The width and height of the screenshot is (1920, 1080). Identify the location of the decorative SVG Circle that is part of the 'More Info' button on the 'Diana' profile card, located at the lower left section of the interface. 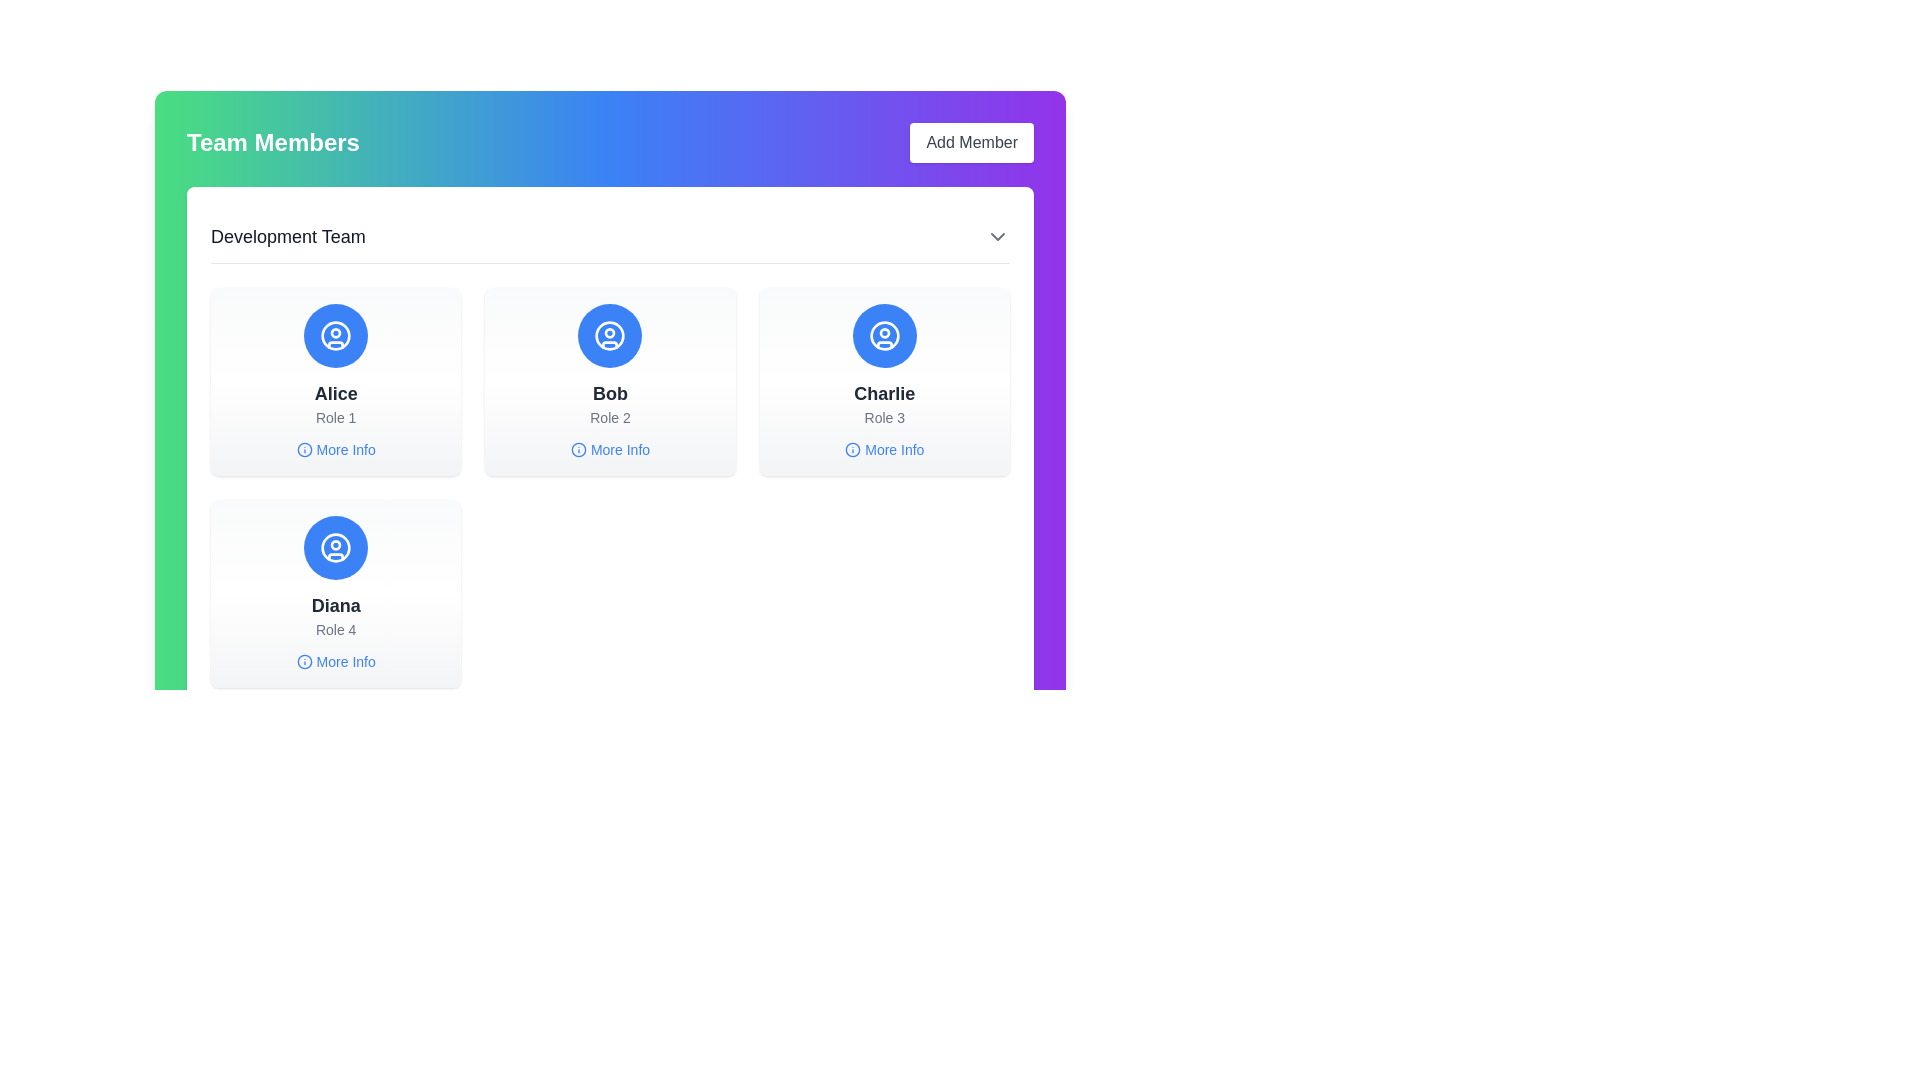
(303, 662).